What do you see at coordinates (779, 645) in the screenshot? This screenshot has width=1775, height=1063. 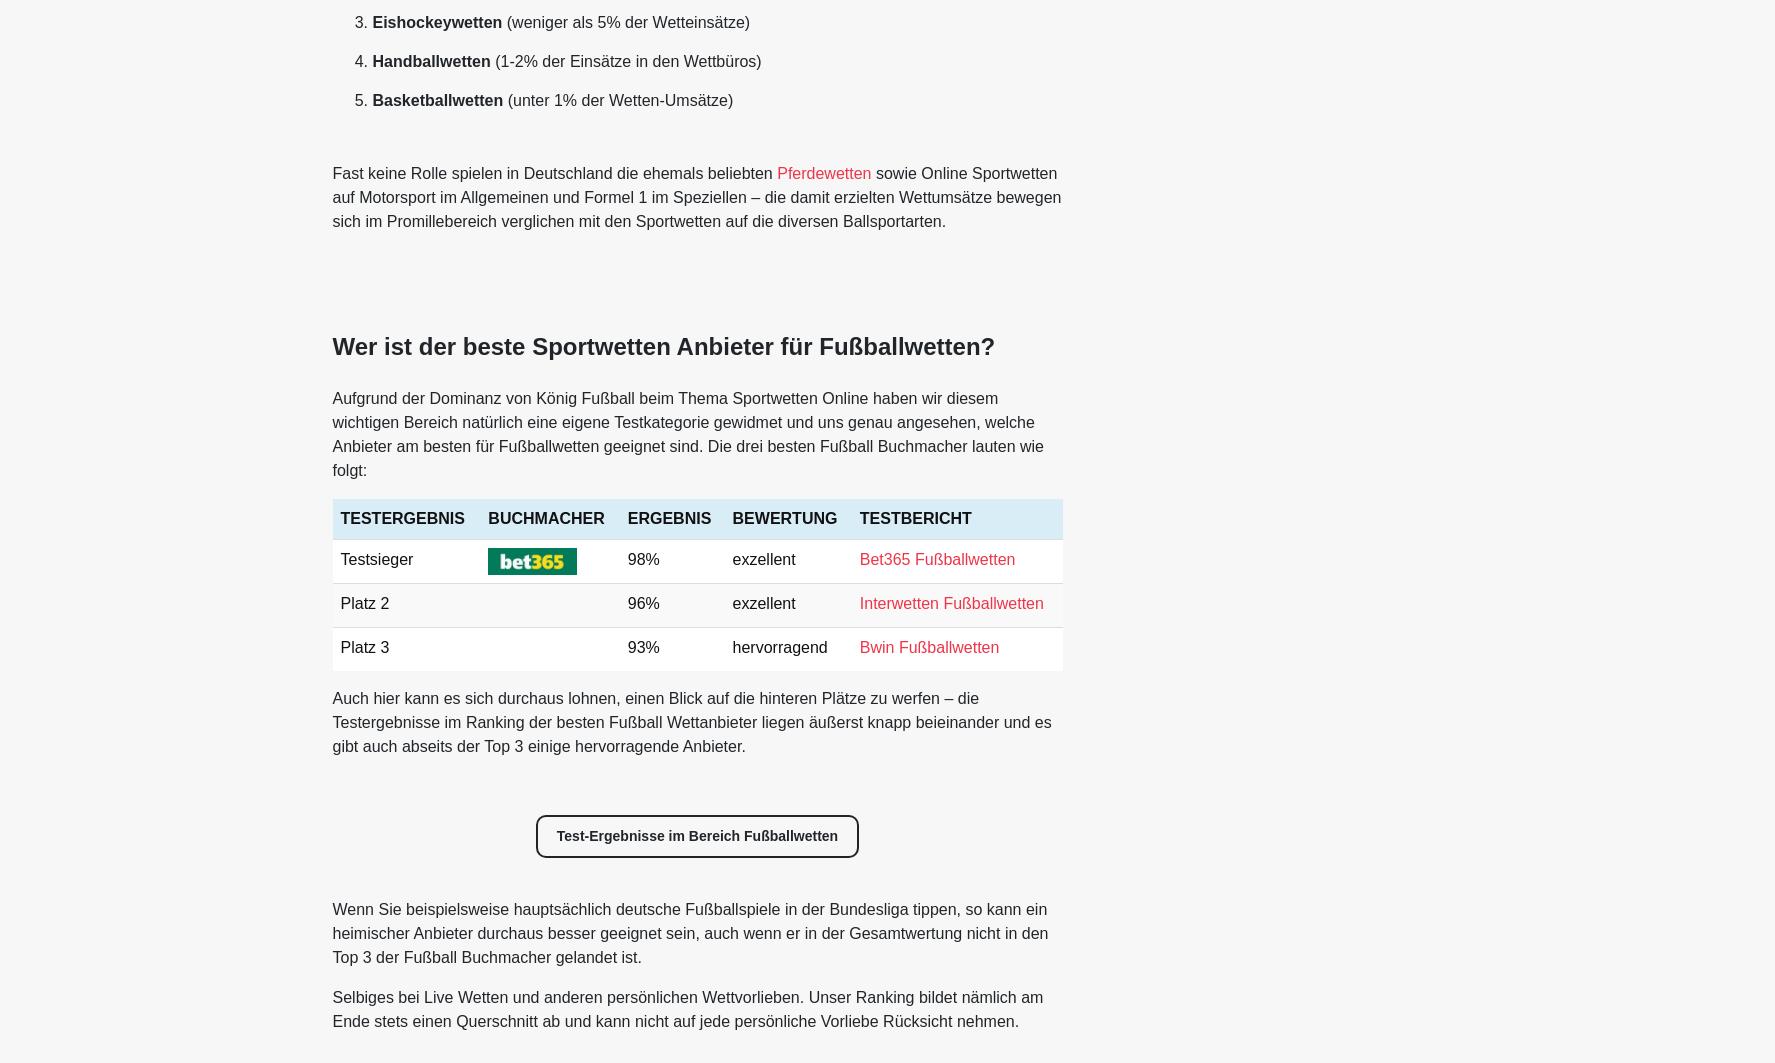 I see `'hervorragend'` at bounding box center [779, 645].